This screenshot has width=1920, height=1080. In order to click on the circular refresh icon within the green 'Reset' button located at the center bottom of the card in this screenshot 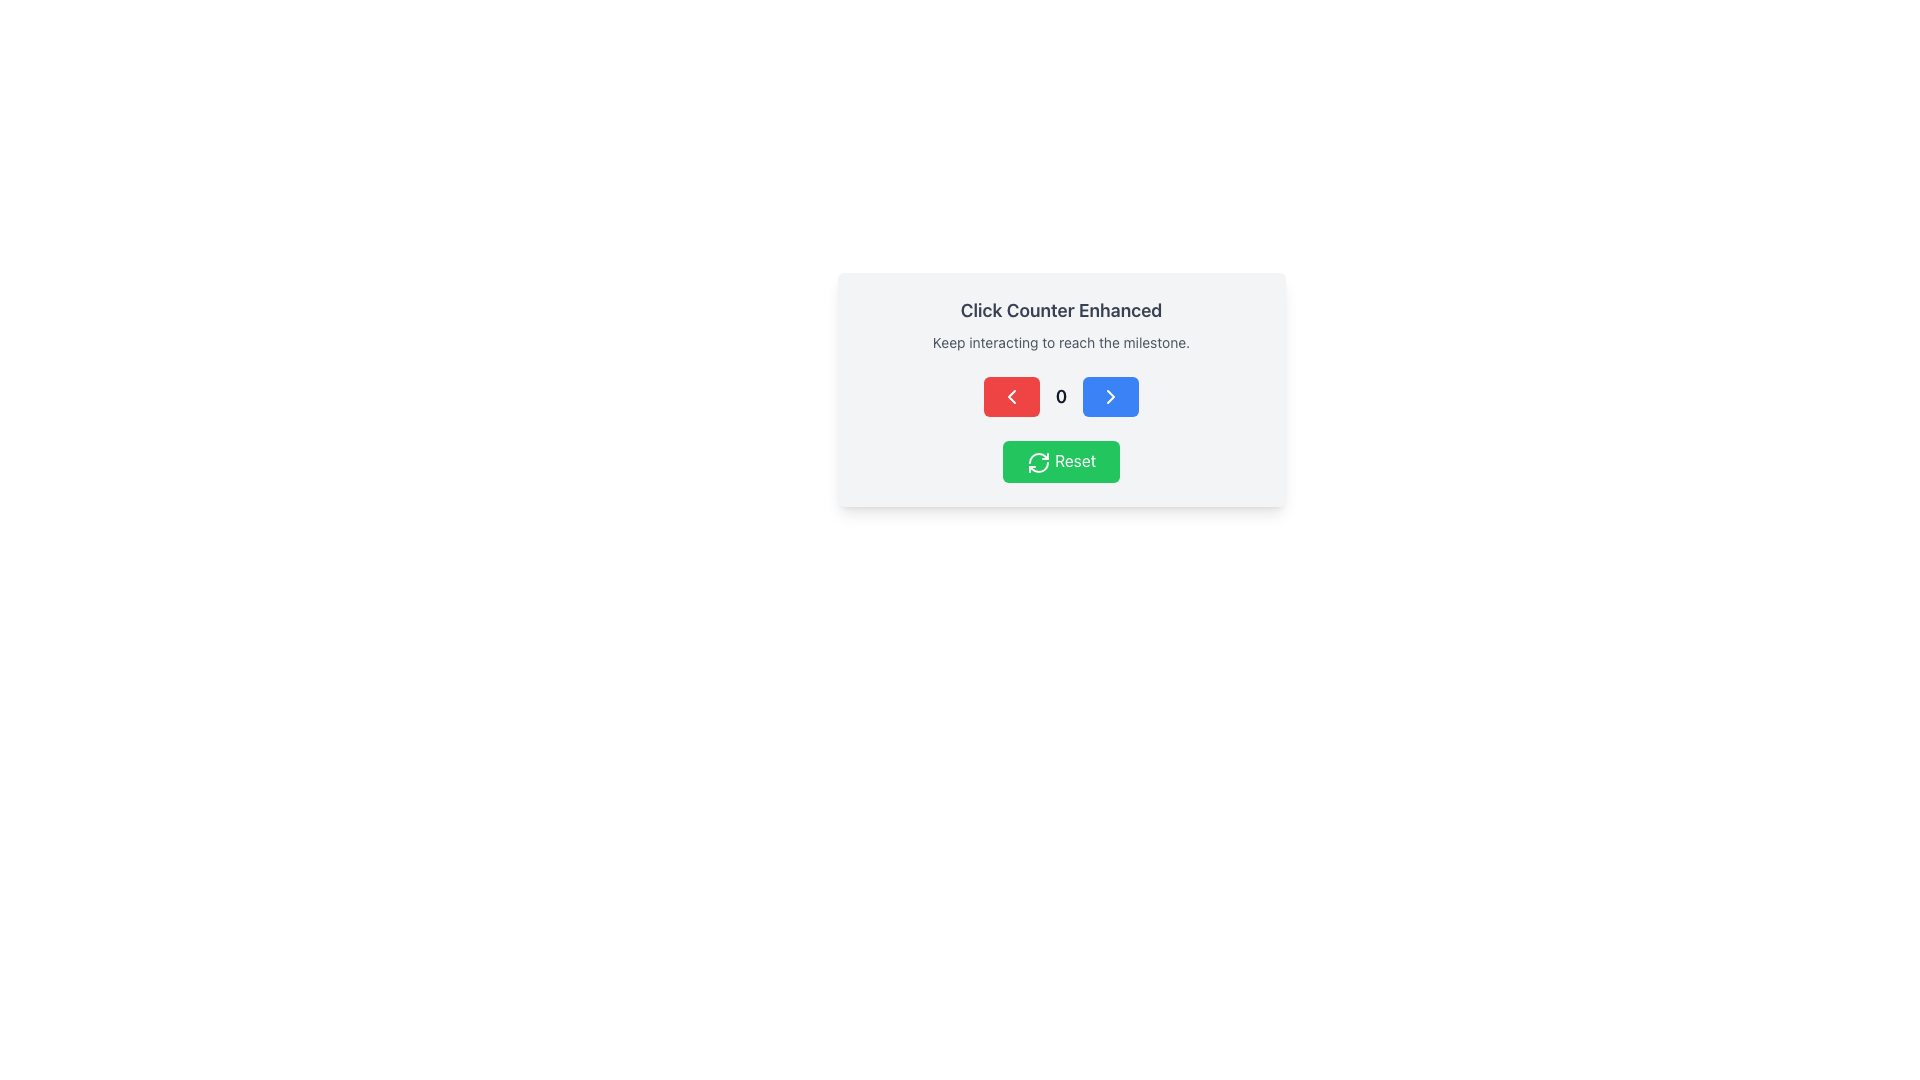, I will do `click(1038, 462)`.